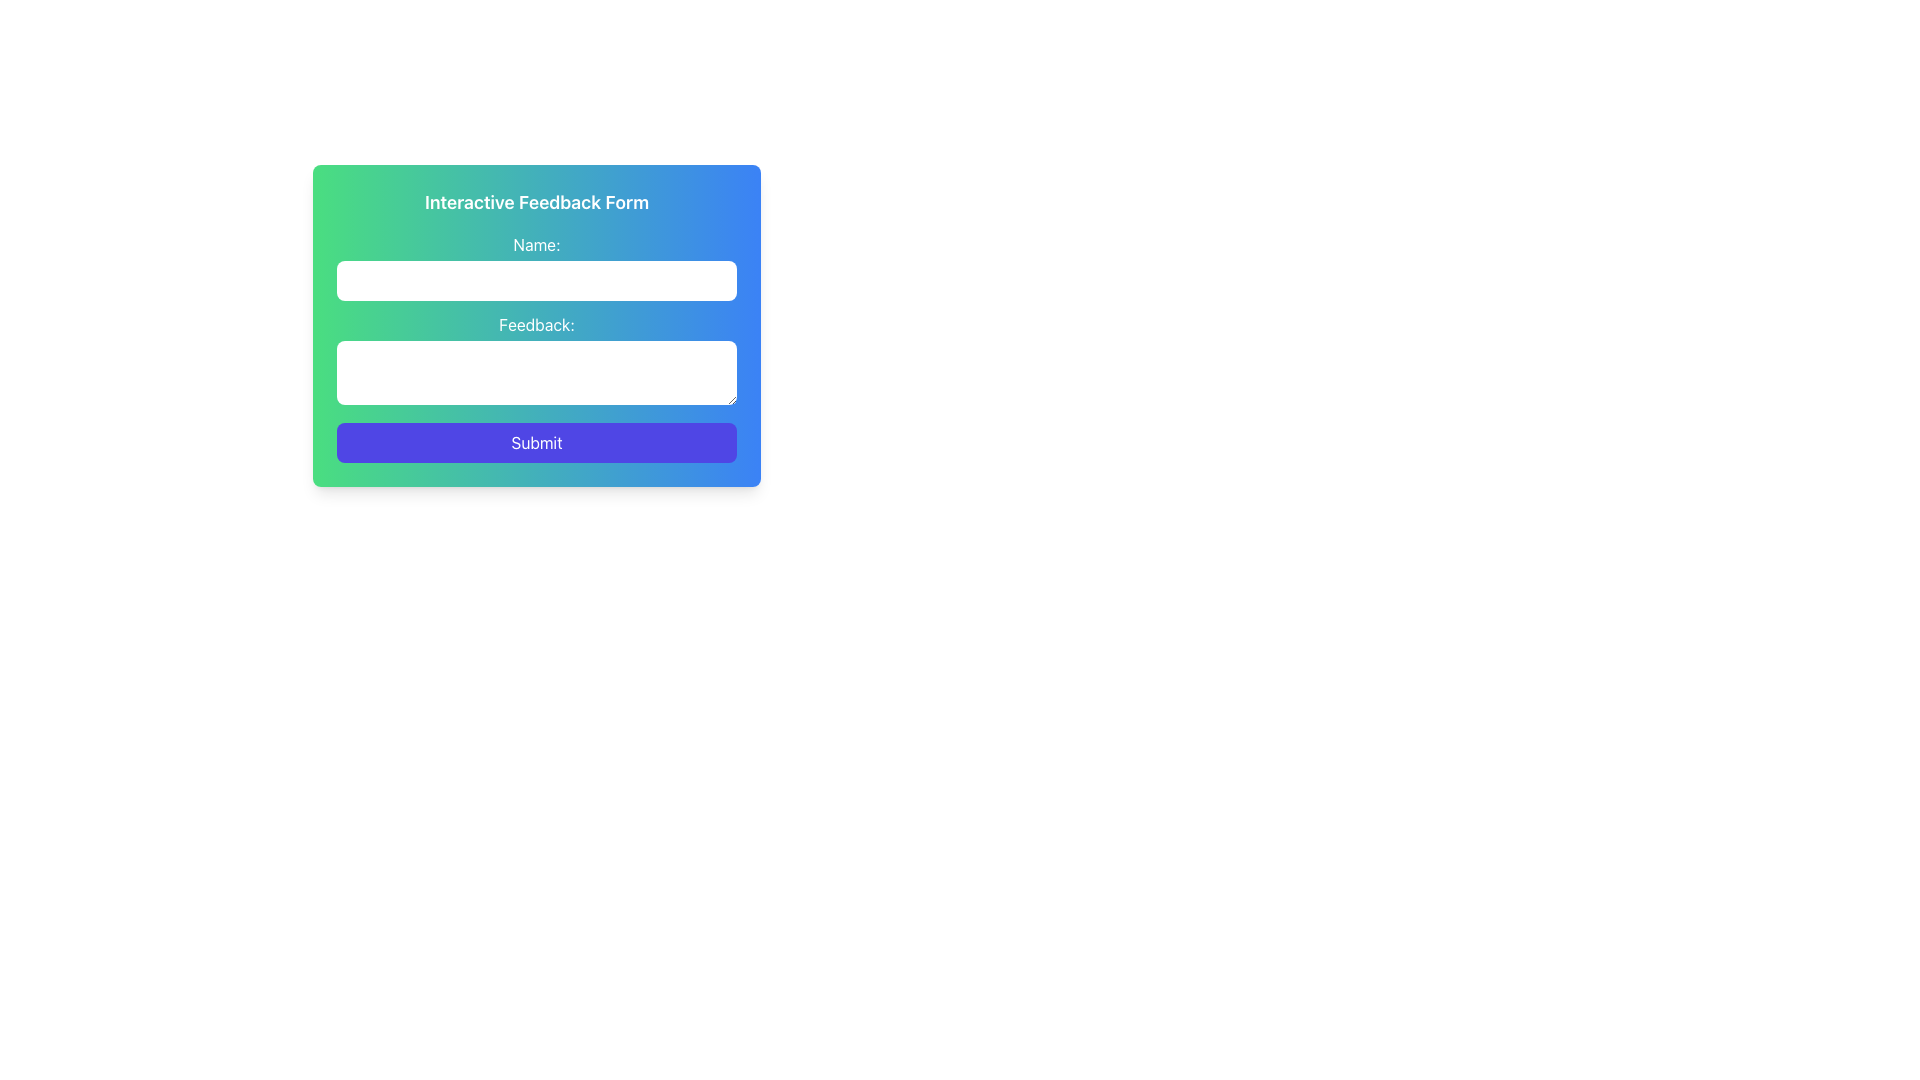 This screenshot has width=1920, height=1080. Describe the element at coordinates (537, 442) in the screenshot. I see `the submission button located at the bottom of the form, centered horizontally below the 'Feedback:' input field` at that location.